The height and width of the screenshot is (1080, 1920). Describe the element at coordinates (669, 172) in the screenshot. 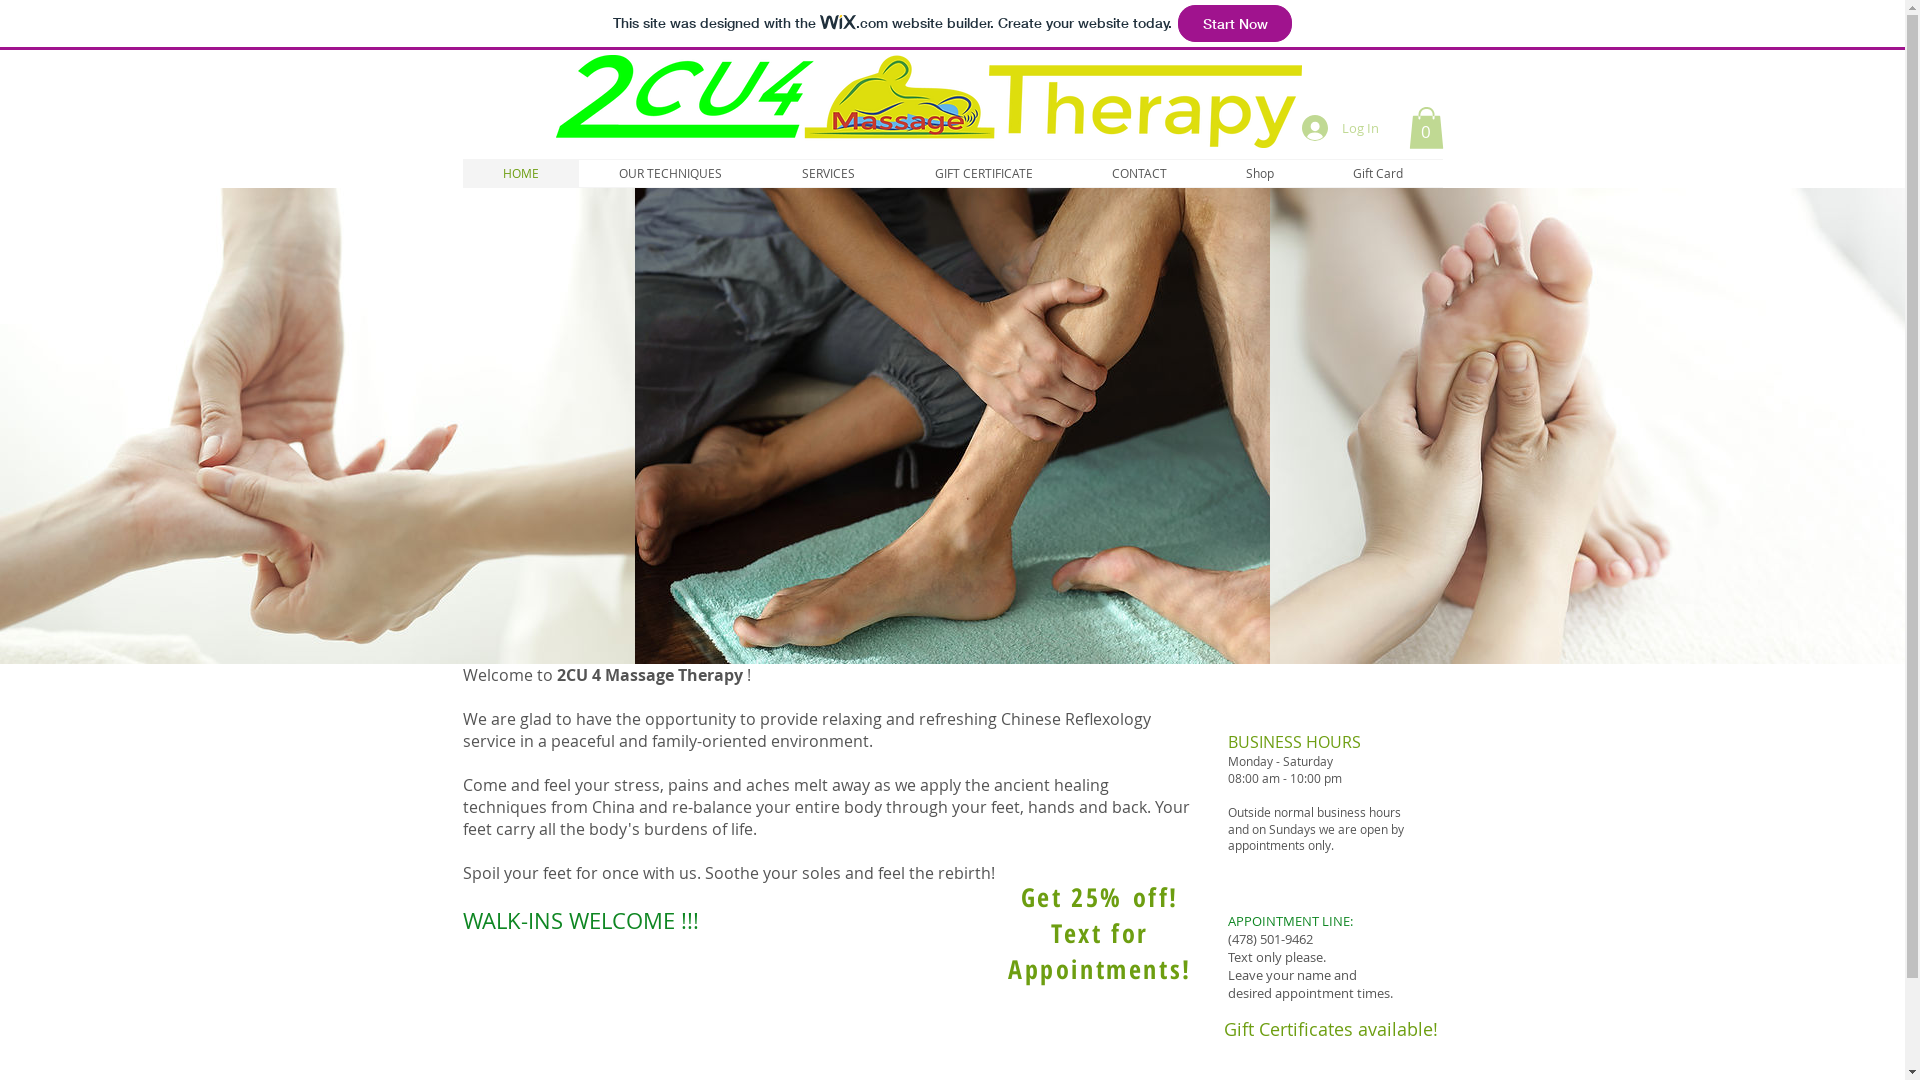

I see `'OUR TECHNIQUES'` at that location.